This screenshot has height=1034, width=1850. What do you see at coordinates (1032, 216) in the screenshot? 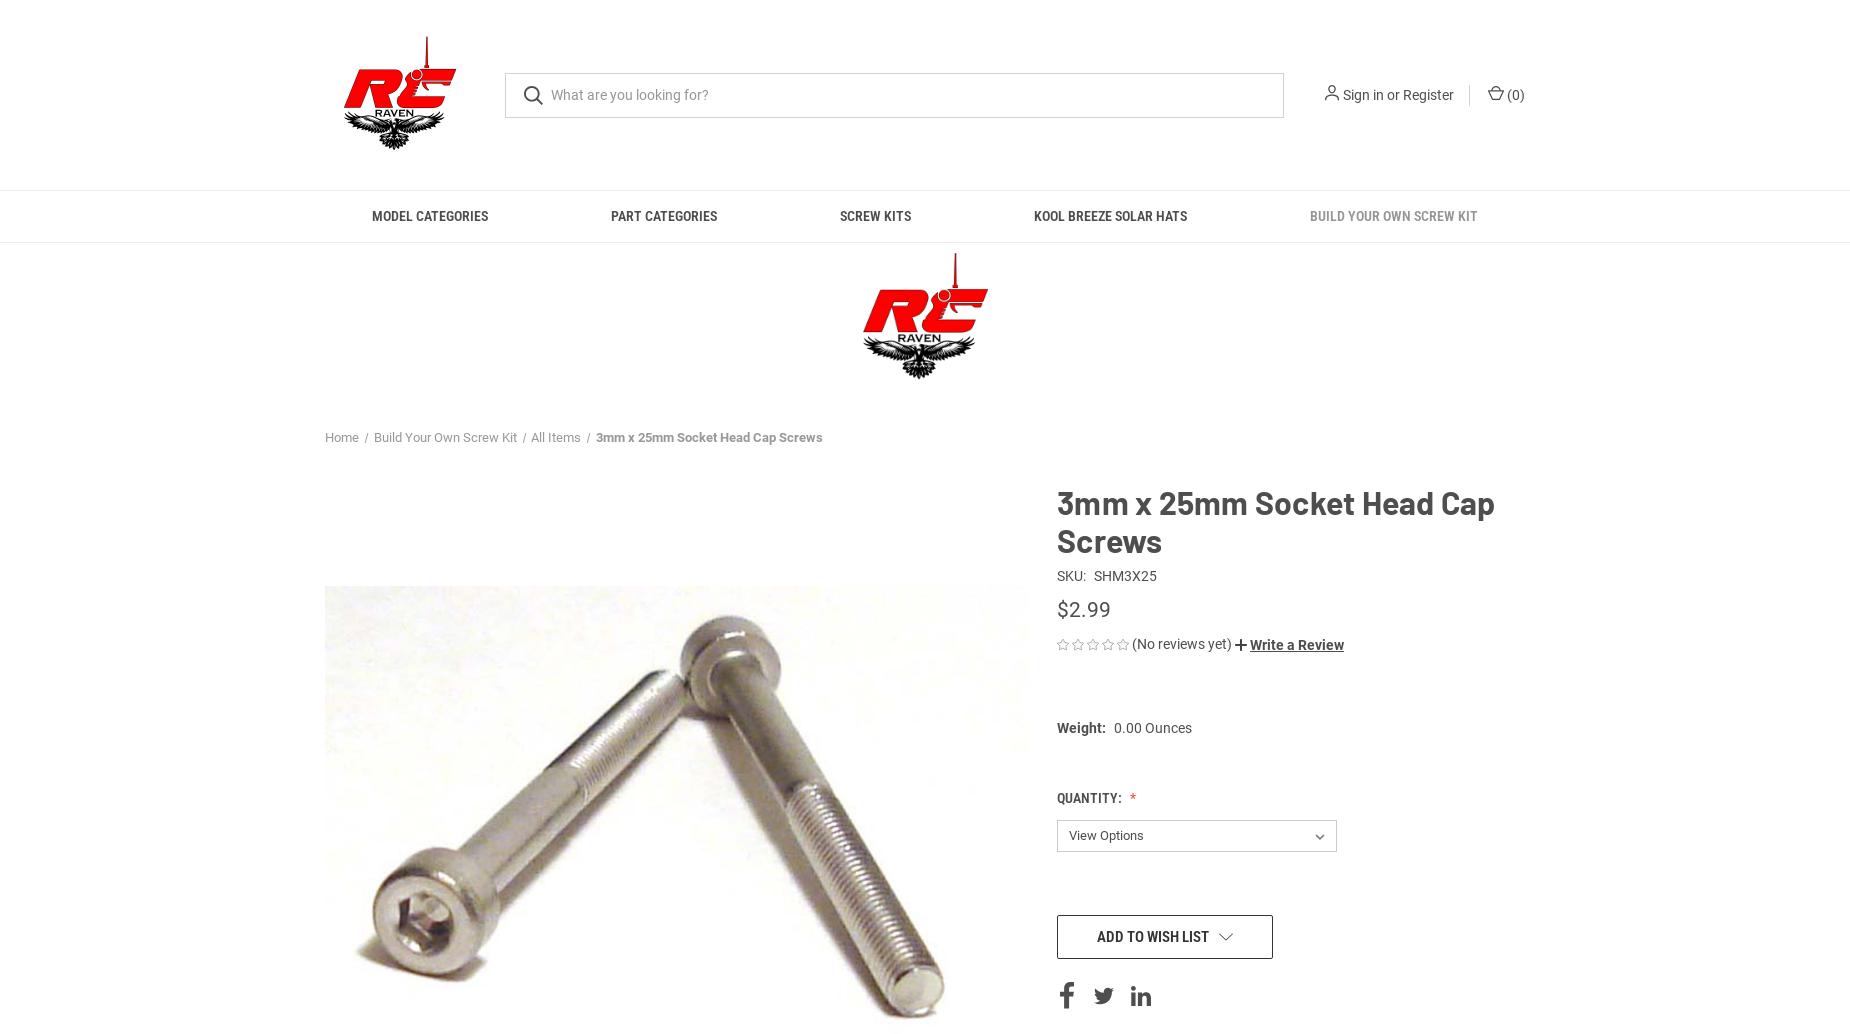
I see `'Kool Breeze Solar Hats'` at bounding box center [1032, 216].